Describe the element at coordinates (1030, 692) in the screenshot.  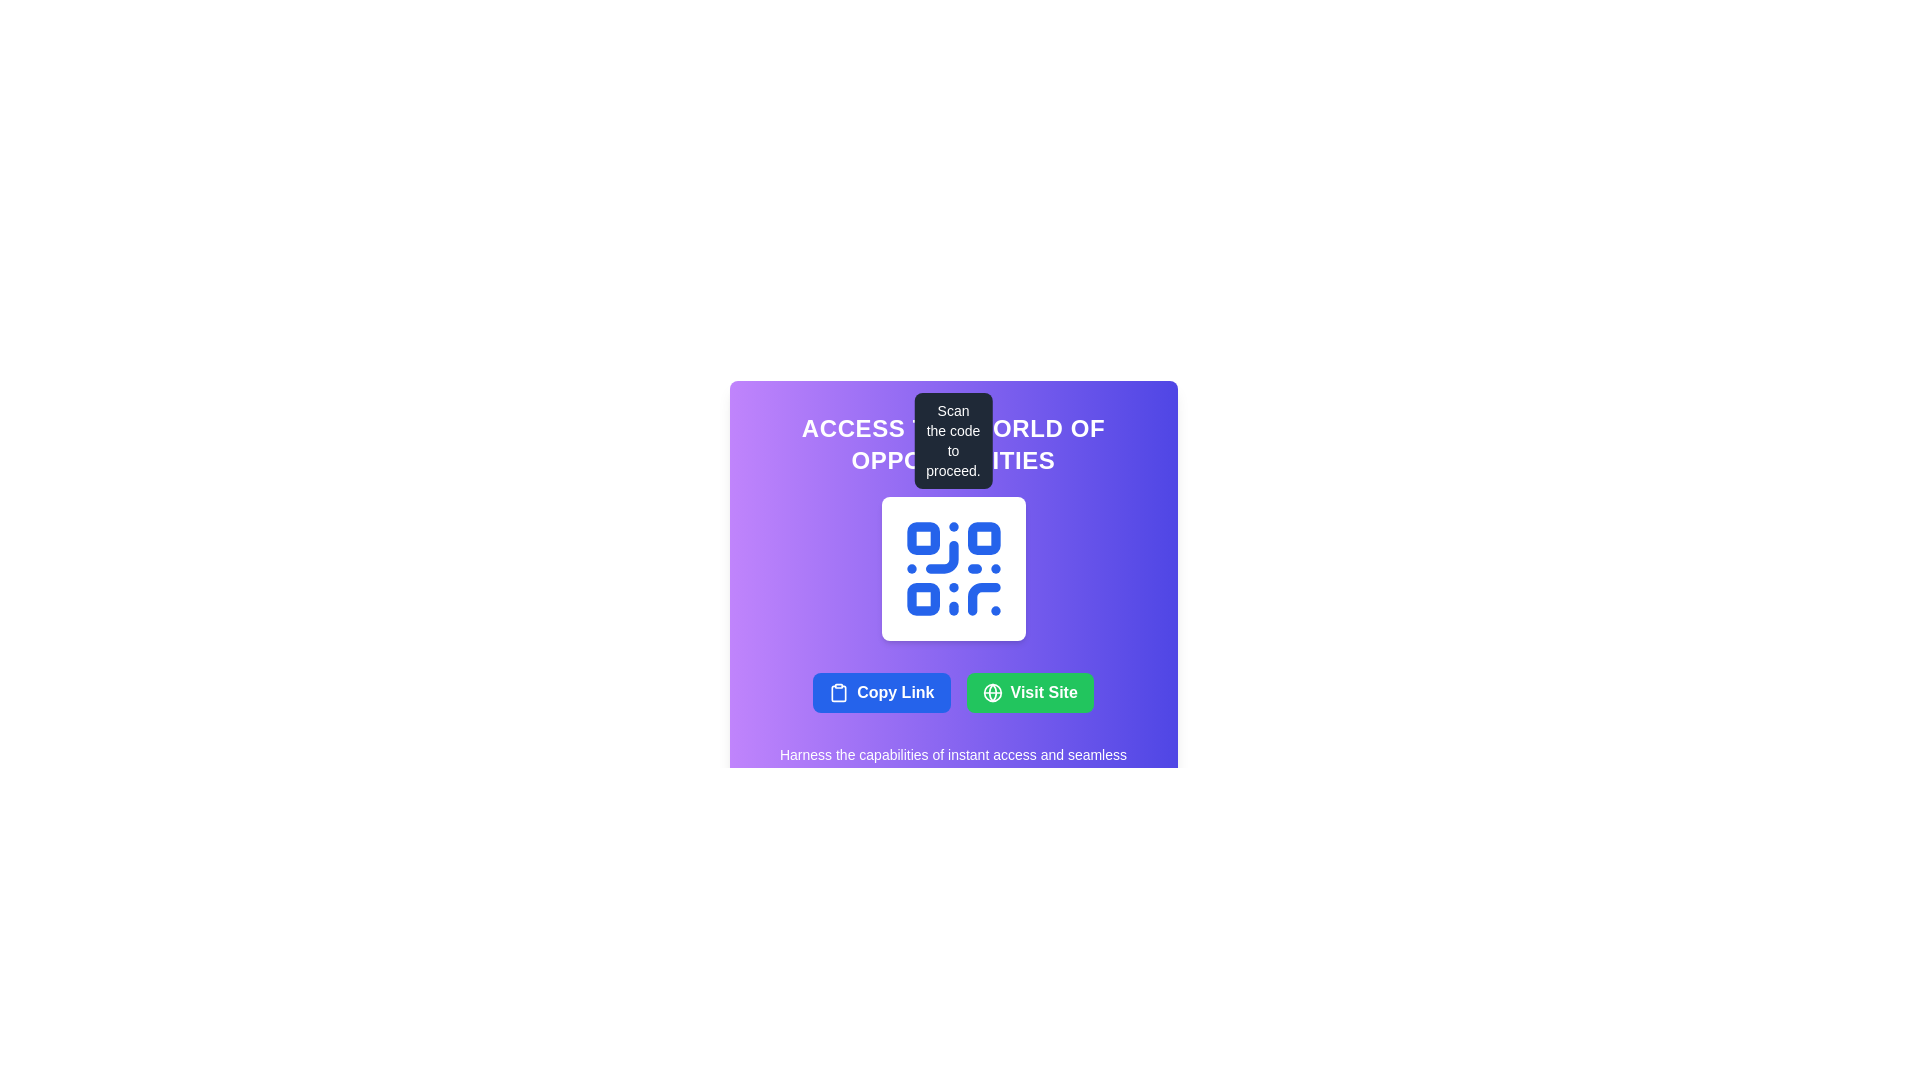
I see `the second button located to the right of the blue 'Copy Link' button to trigger hover styles` at that location.